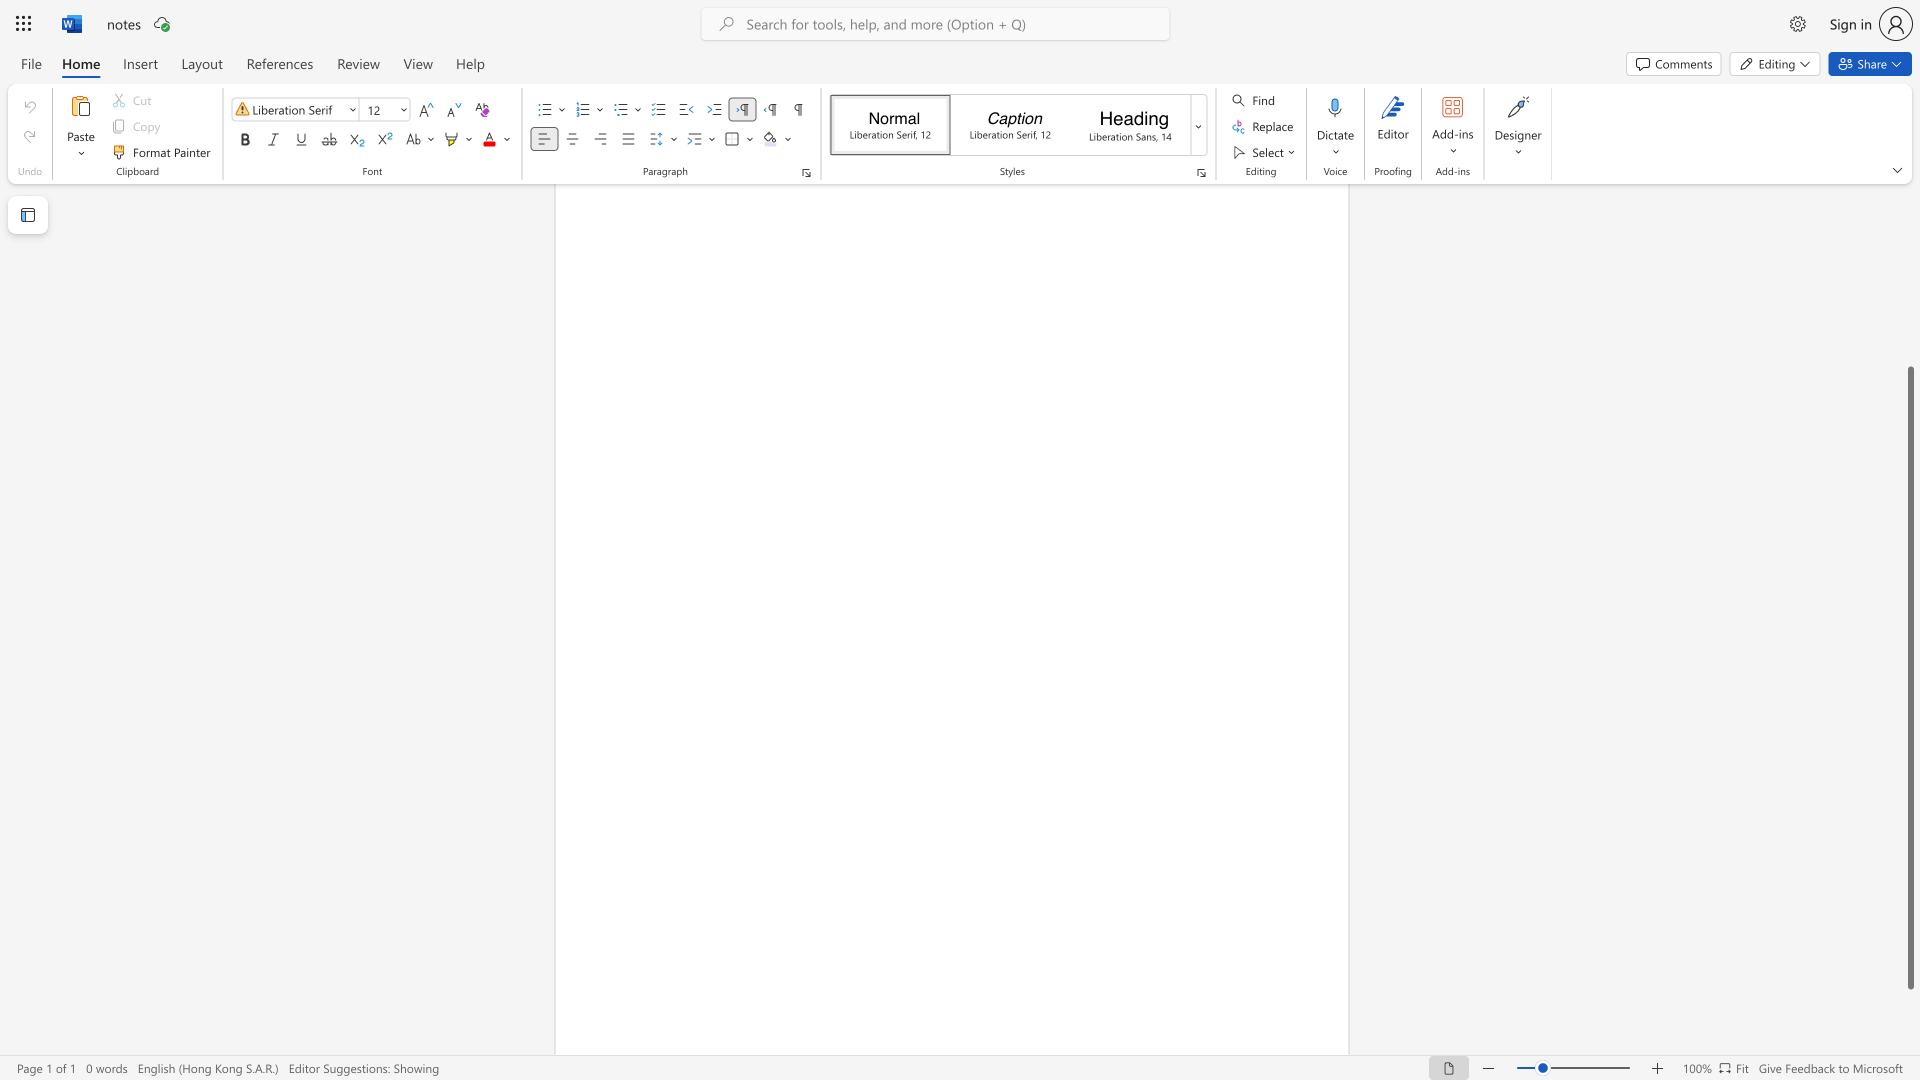  Describe the element at coordinates (1909, 329) in the screenshot. I see `the scrollbar to move the view up` at that location.